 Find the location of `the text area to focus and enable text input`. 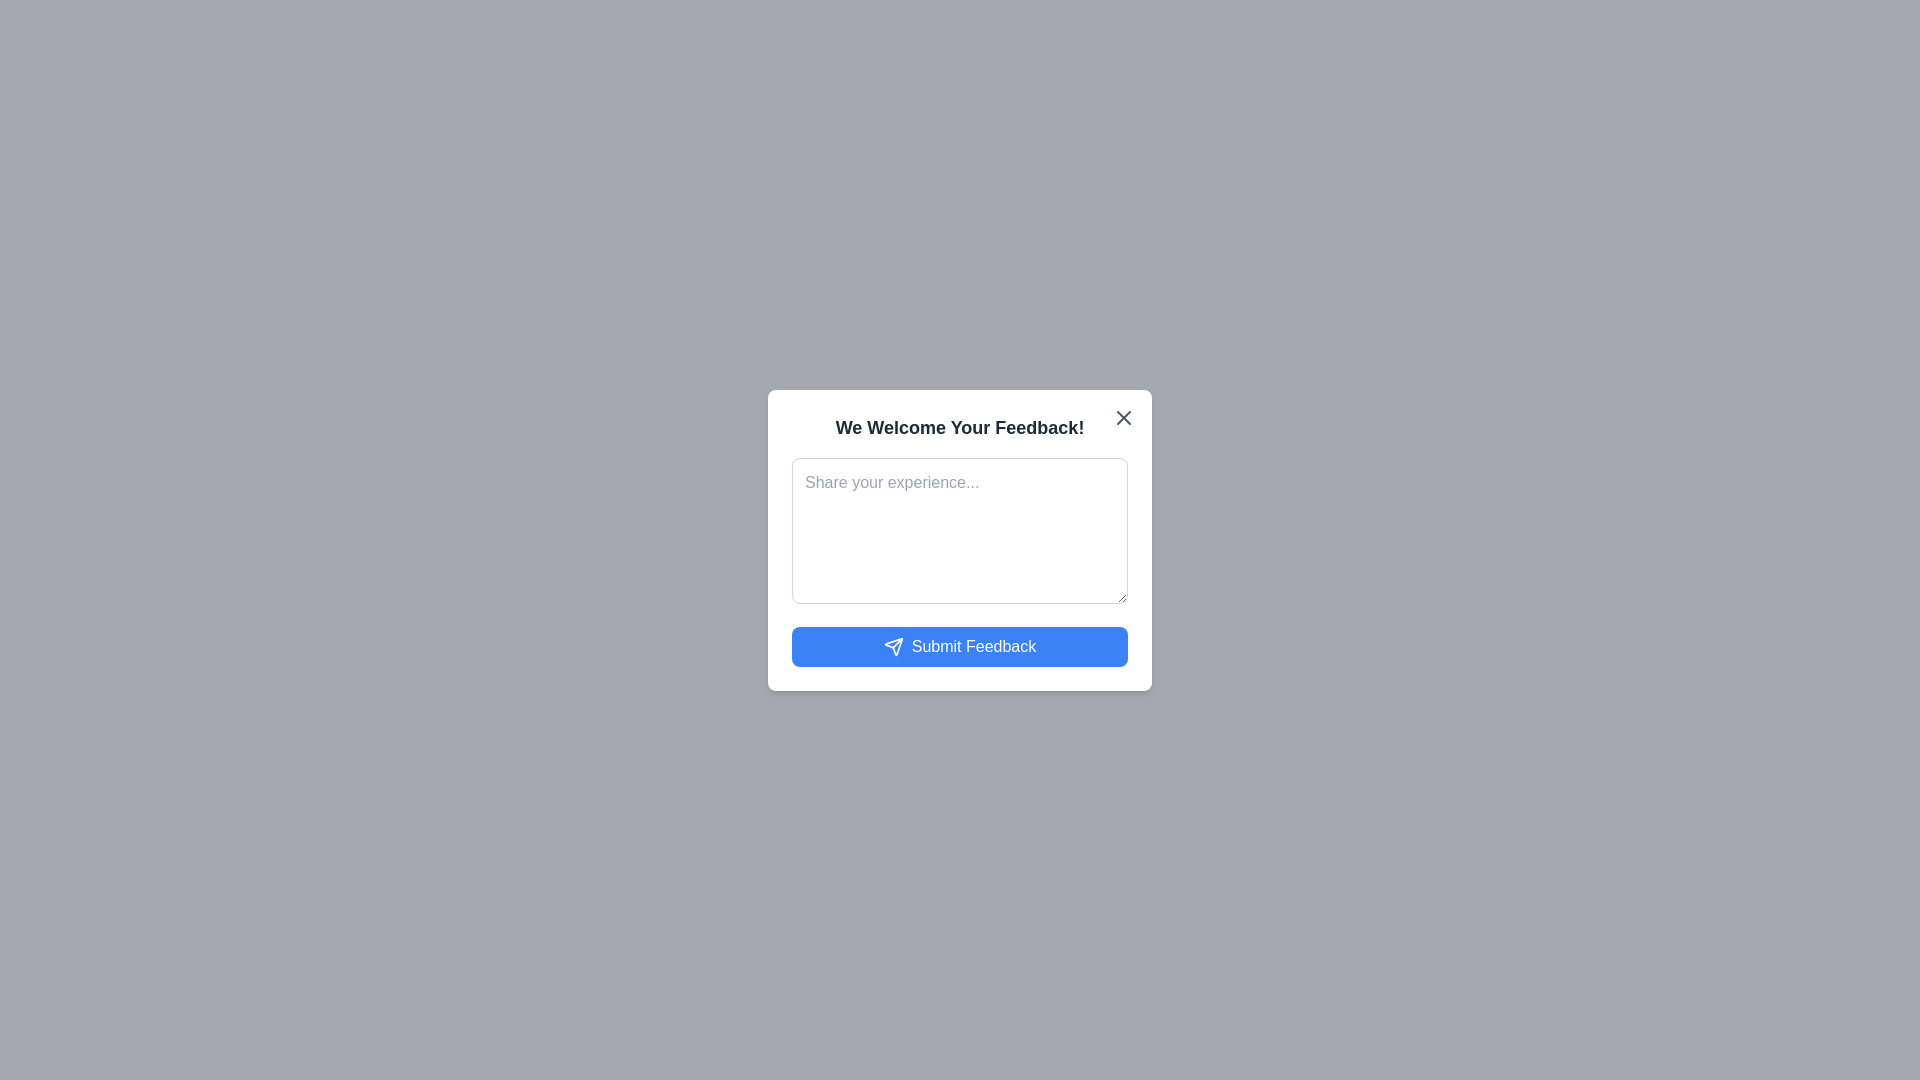

the text area to focus and enable text input is located at coordinates (960, 529).